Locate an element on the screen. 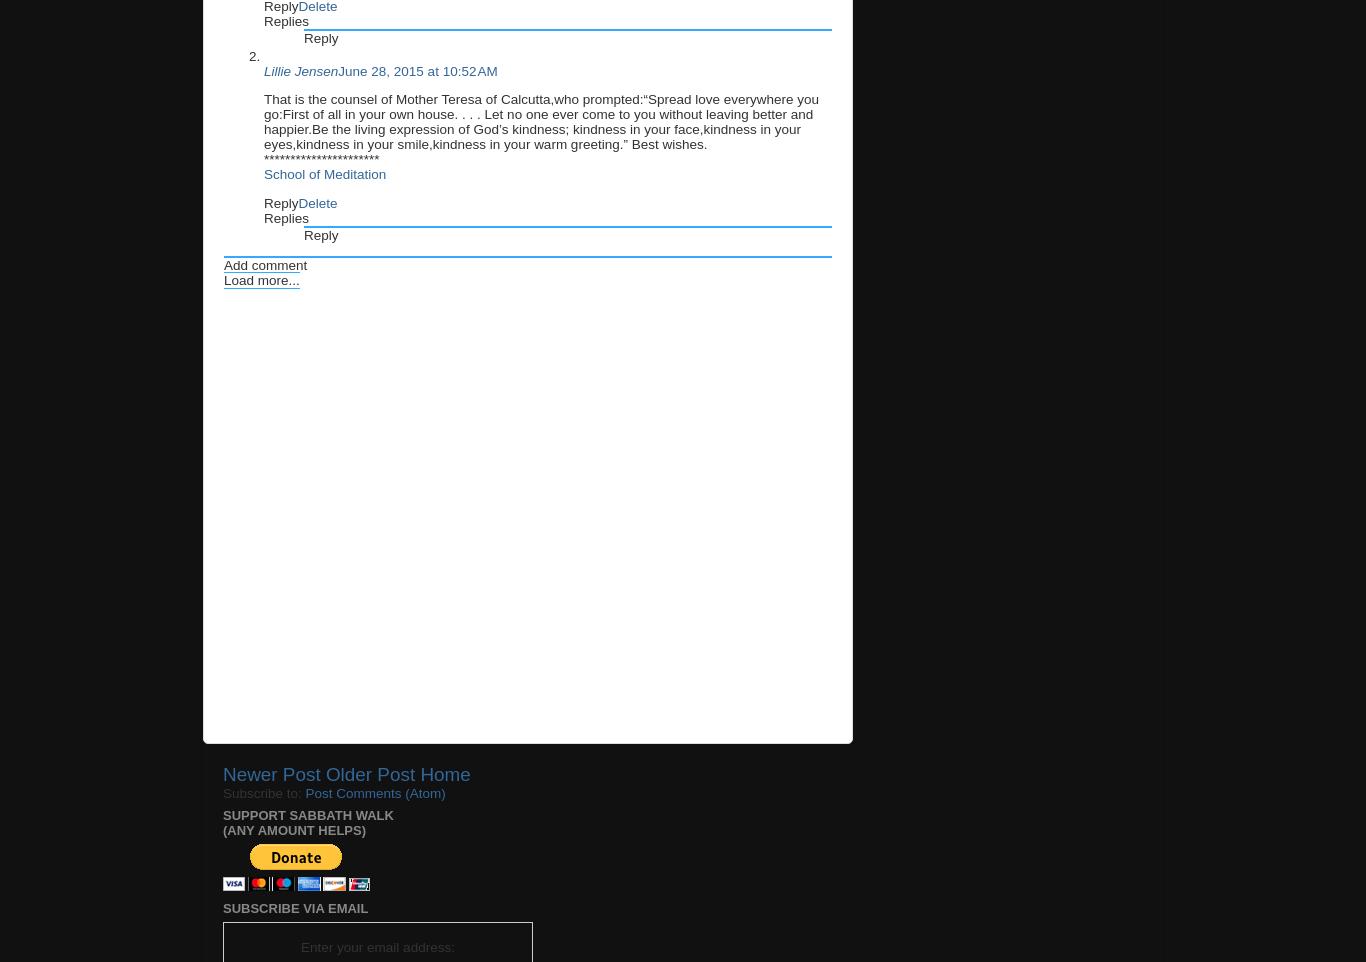  'Add comment' is located at coordinates (265, 265).